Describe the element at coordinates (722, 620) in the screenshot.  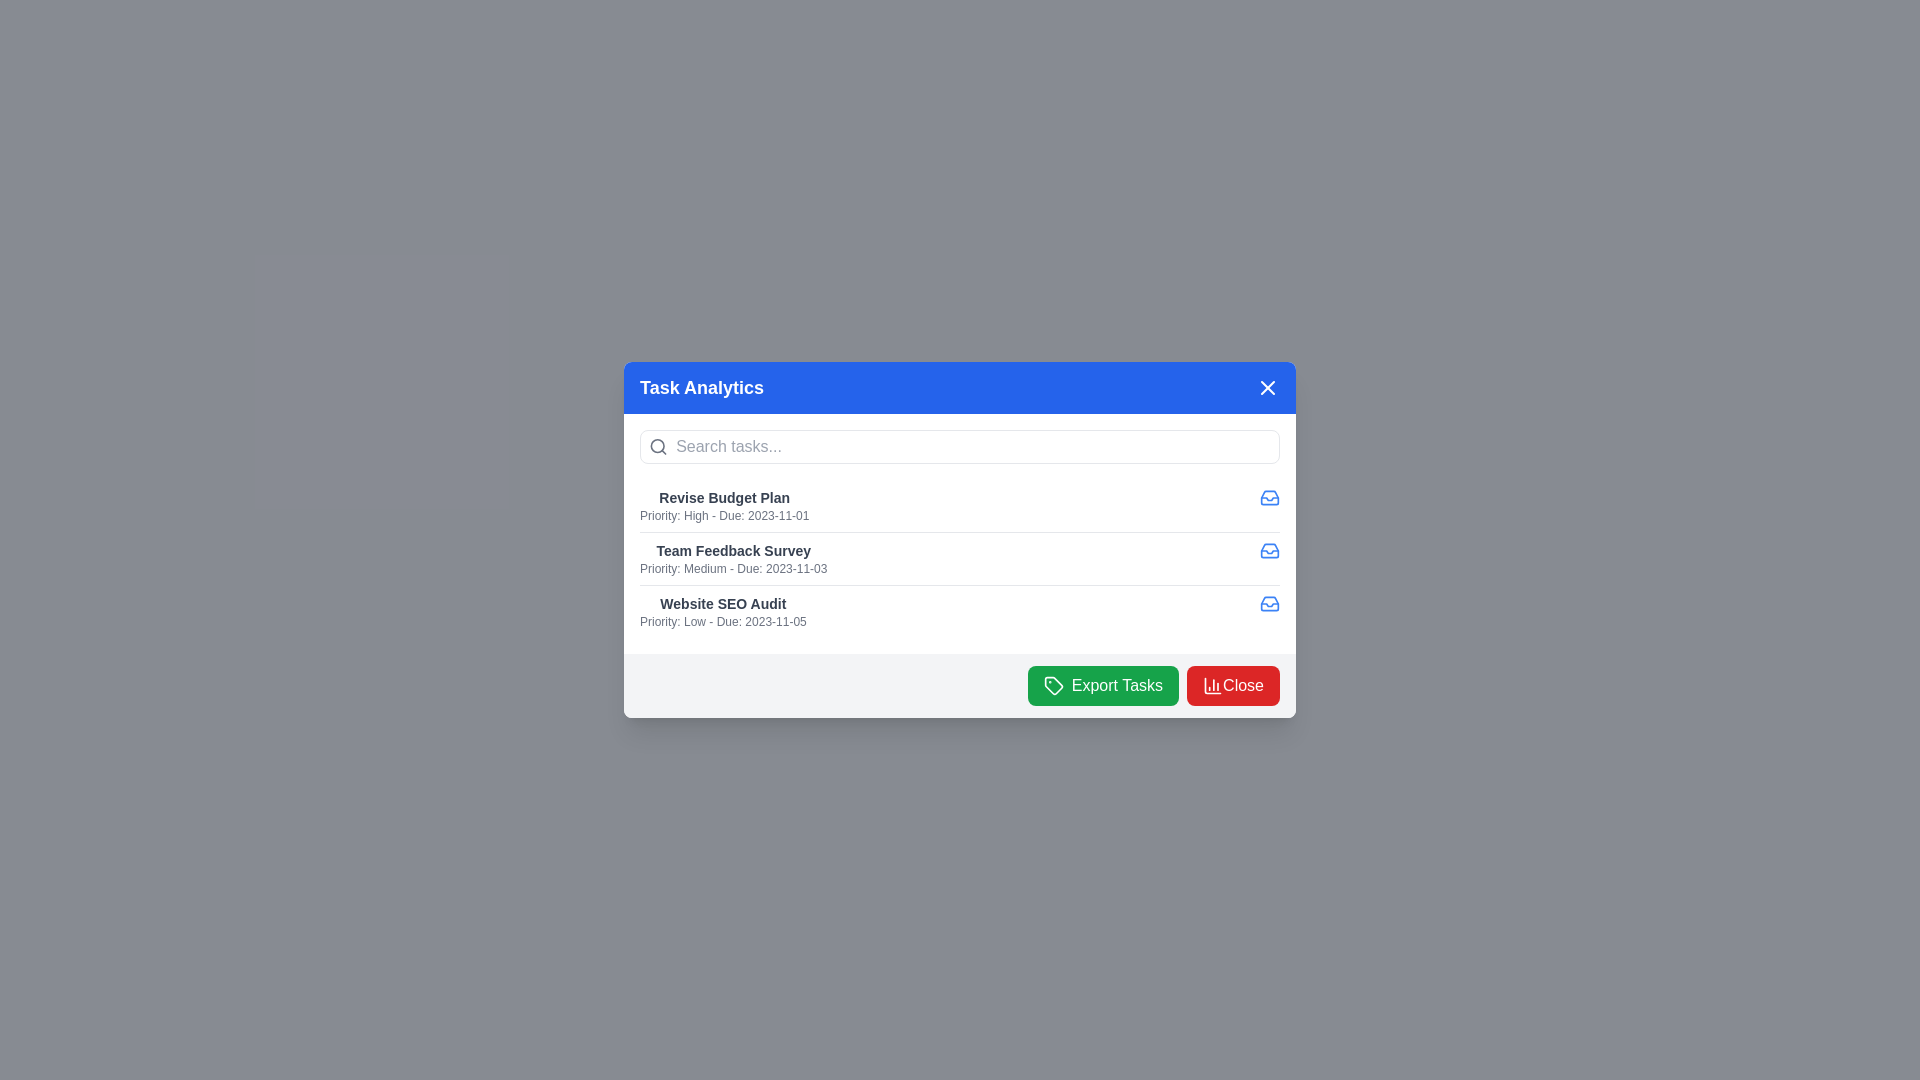
I see `the text label displaying 'Priority: Low - Due: 2023-11-05', which is located under 'Website SEO Audit' as the second line in the third item of the task list within the 'Task Analytics' dialog box` at that location.